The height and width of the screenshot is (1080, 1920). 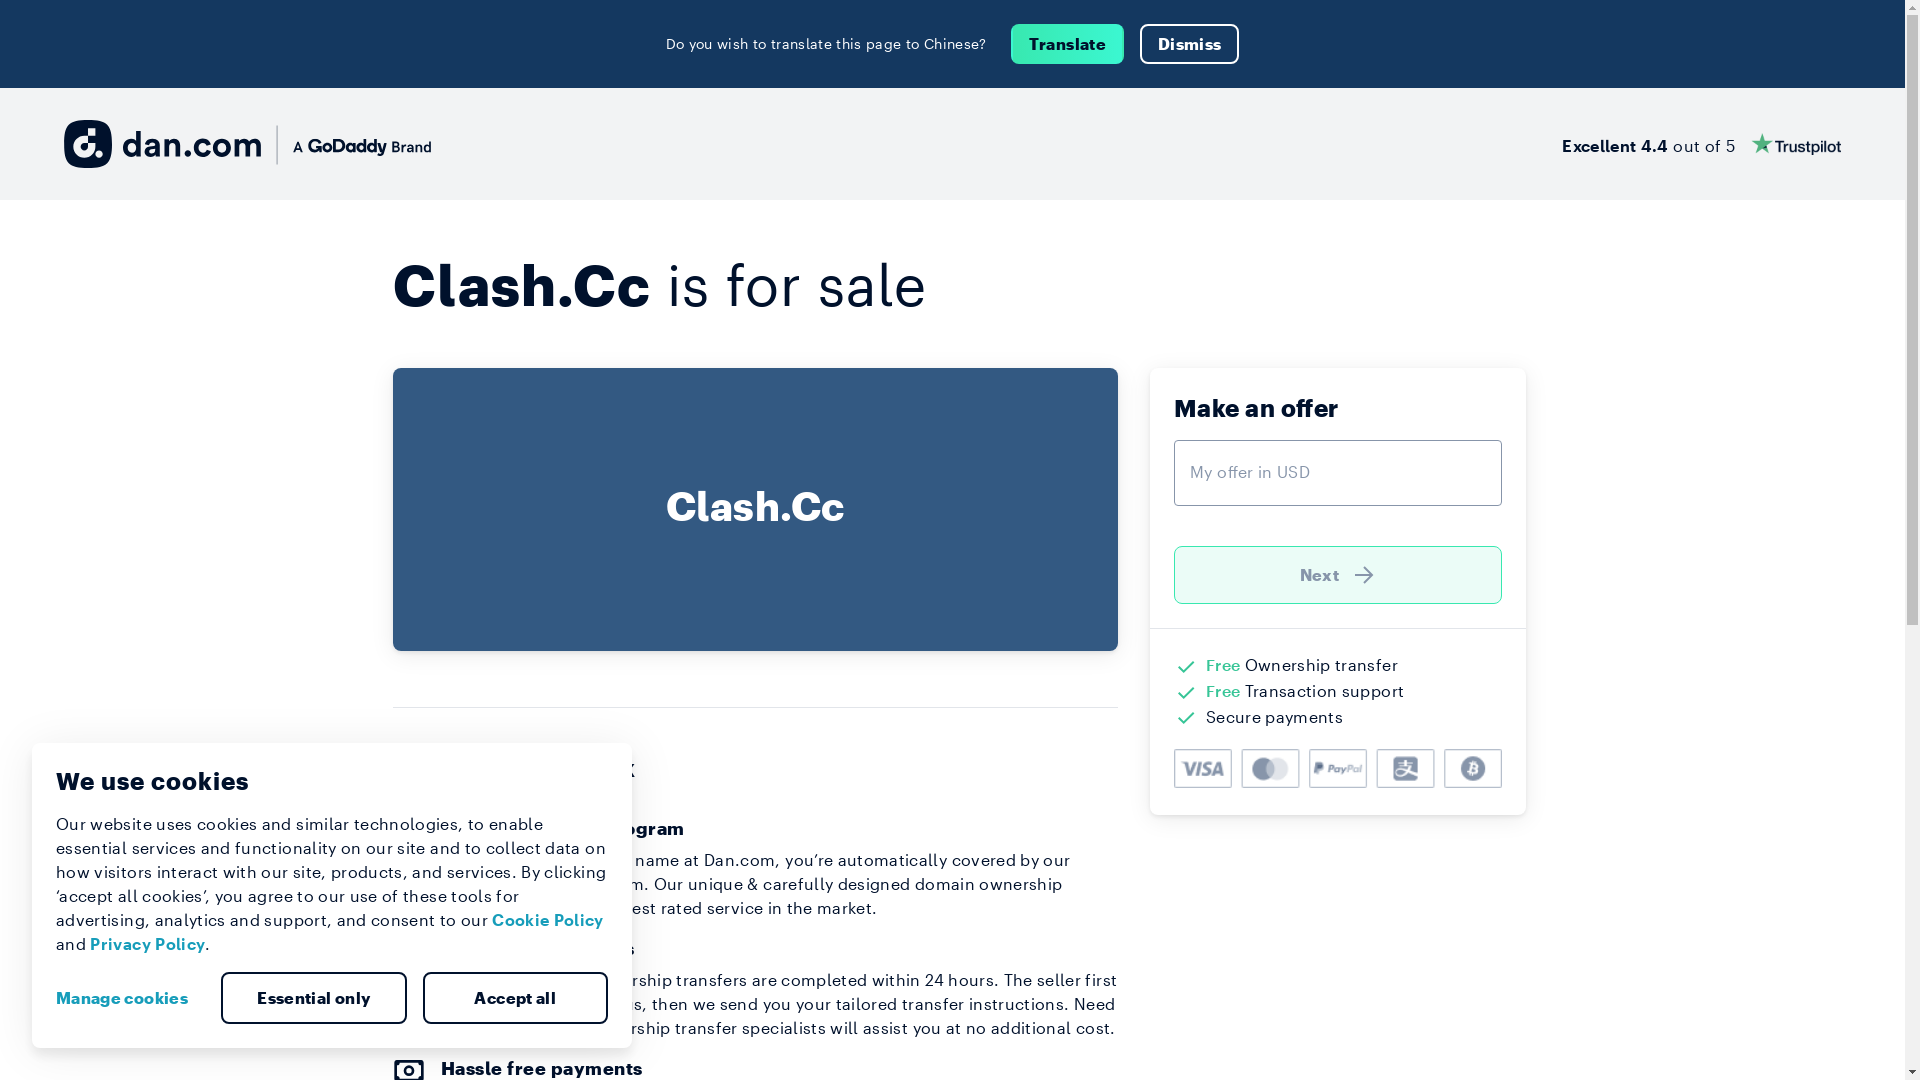 What do you see at coordinates (1338, 574) in the screenshot?
I see `'Next` at bounding box center [1338, 574].